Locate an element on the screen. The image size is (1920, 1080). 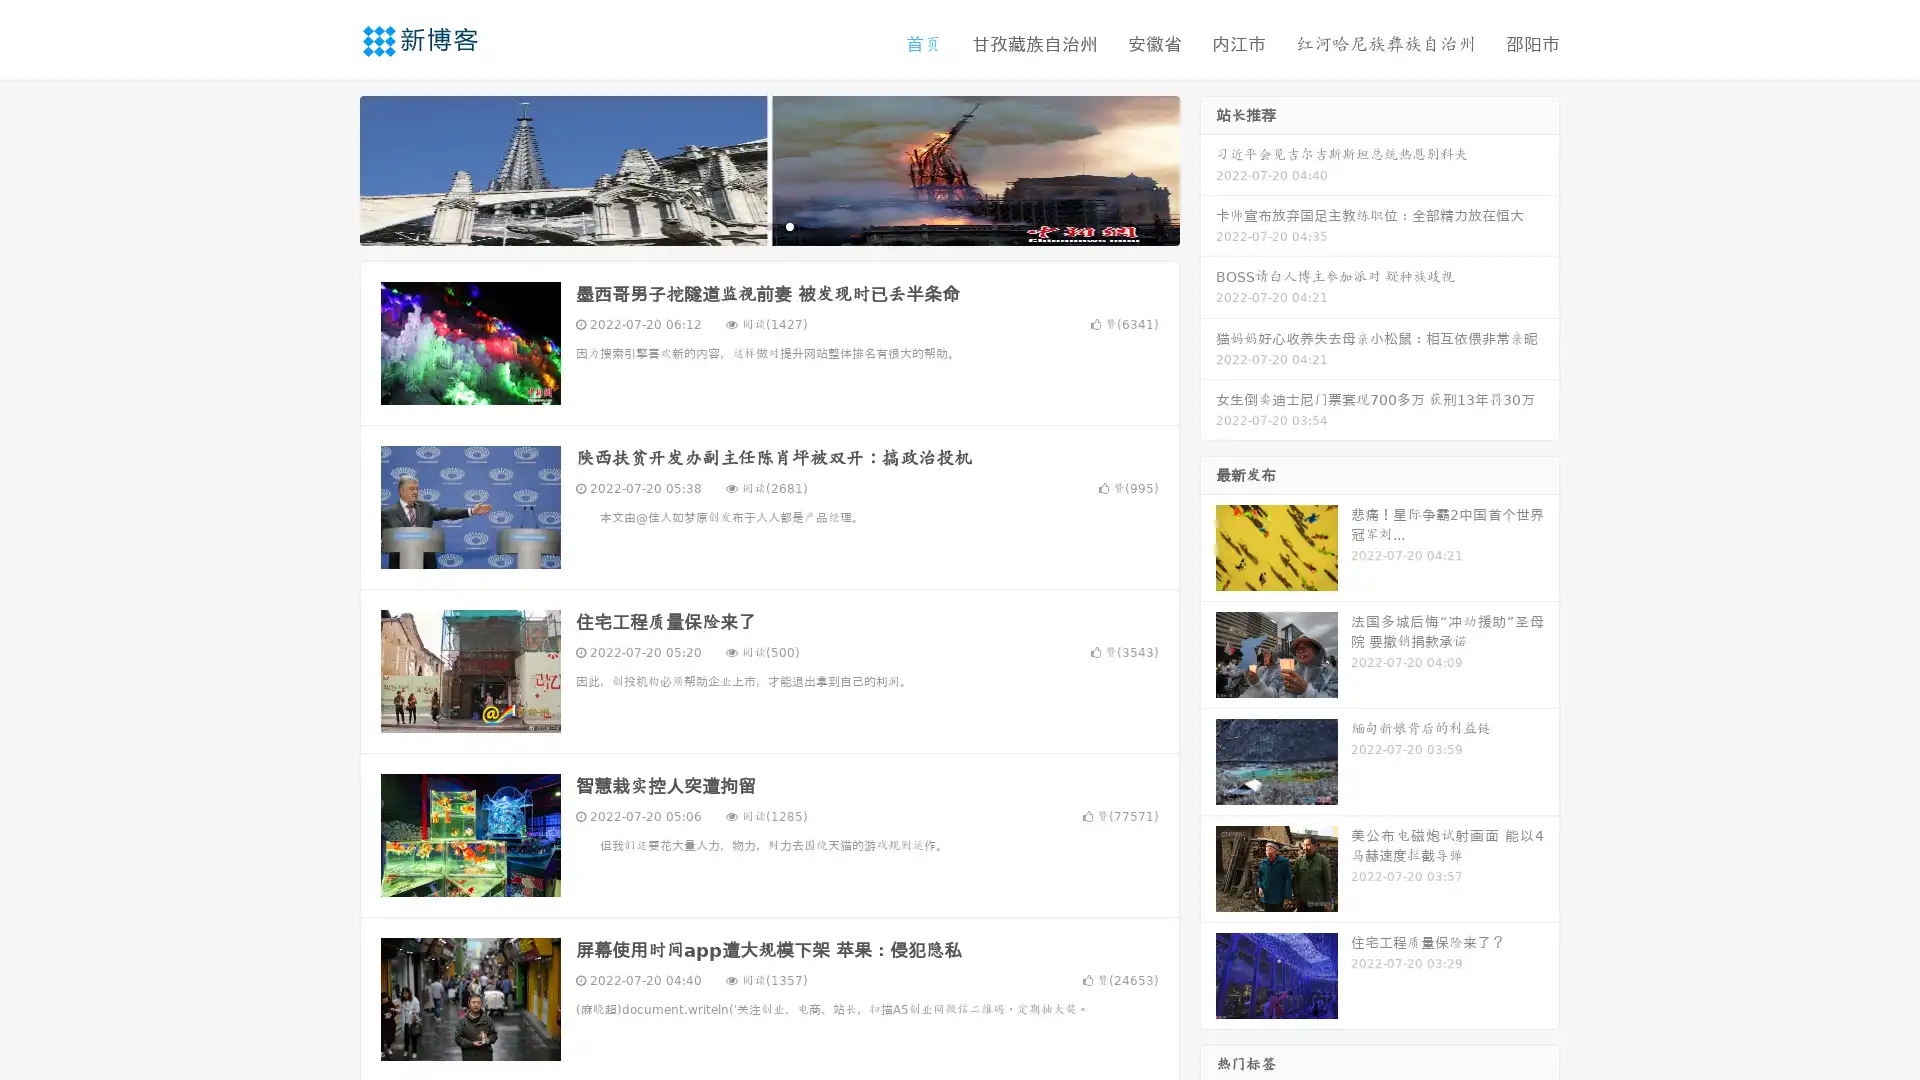
Next slide is located at coordinates (1208, 168).